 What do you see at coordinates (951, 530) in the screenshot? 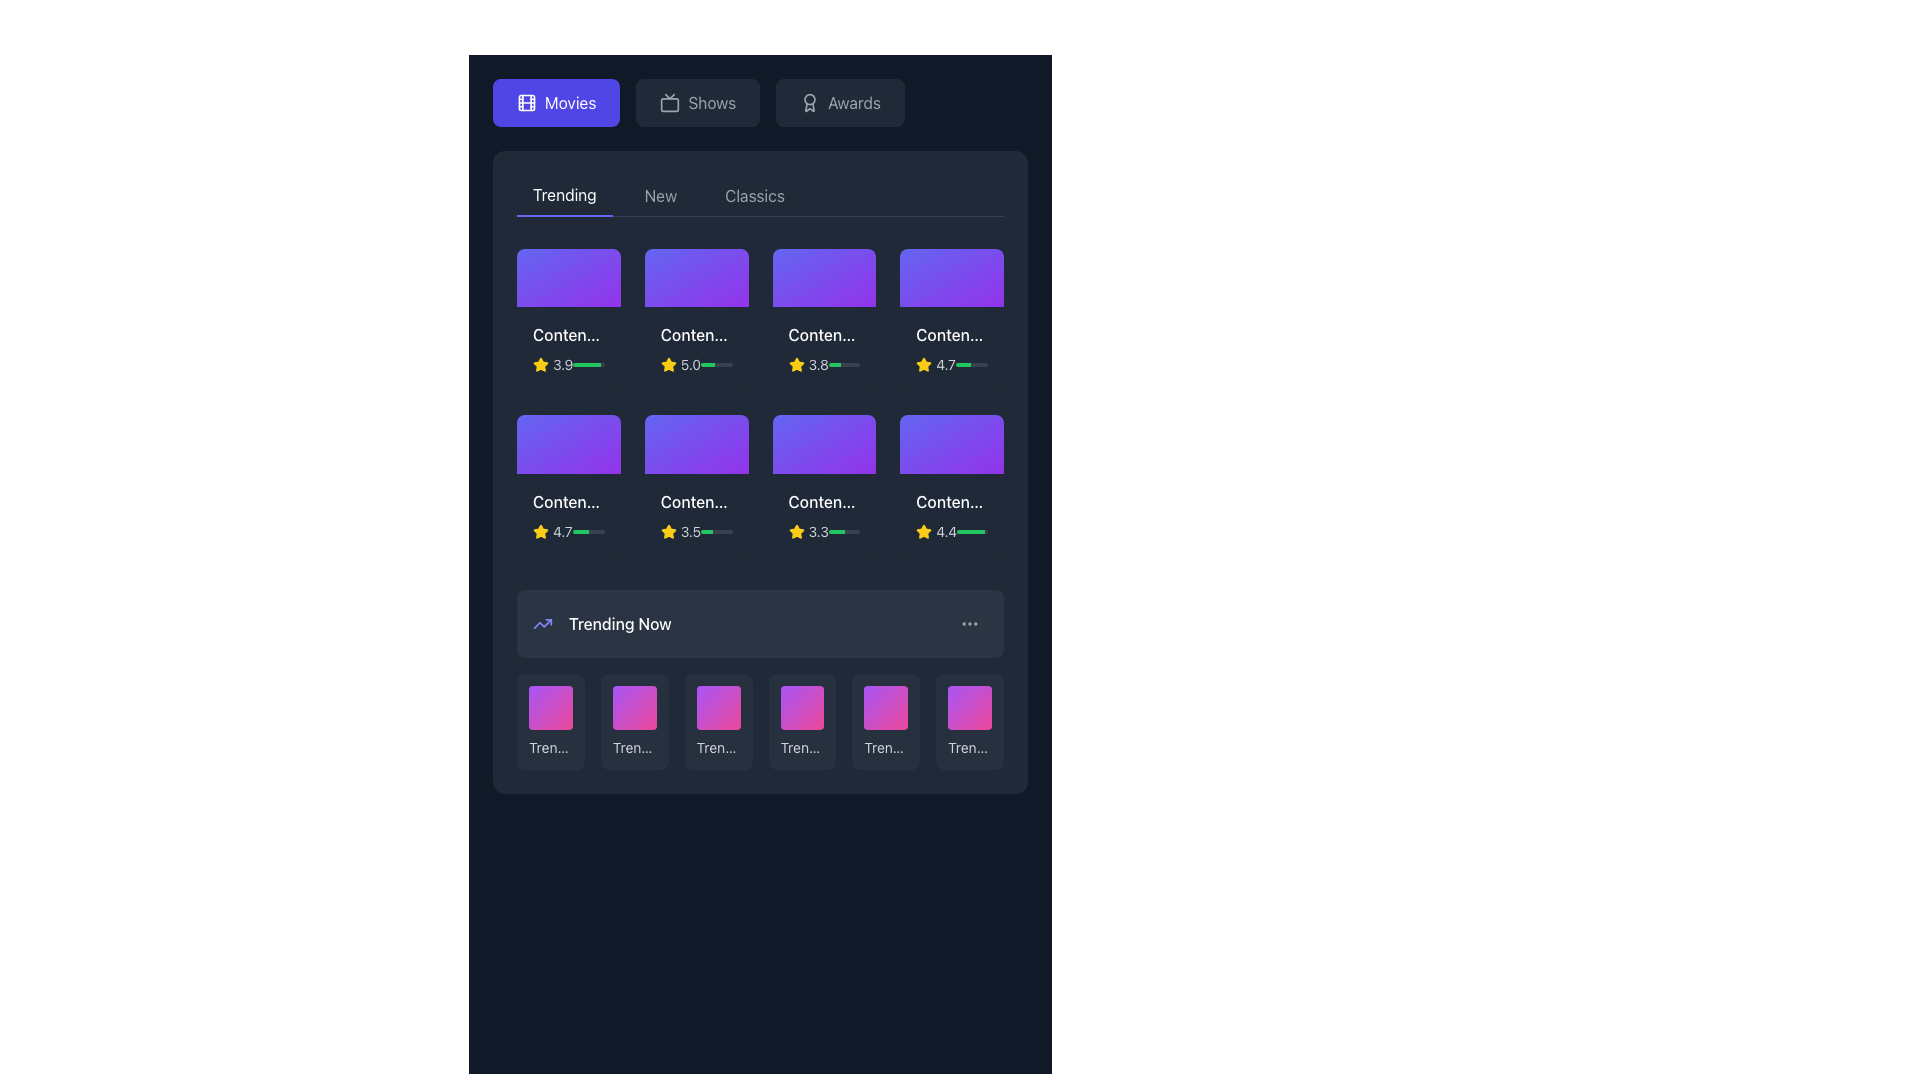
I see `the Rating Display with a Progress Bar located in the lower right corner of the content titled 'Content Title 8'` at bounding box center [951, 530].